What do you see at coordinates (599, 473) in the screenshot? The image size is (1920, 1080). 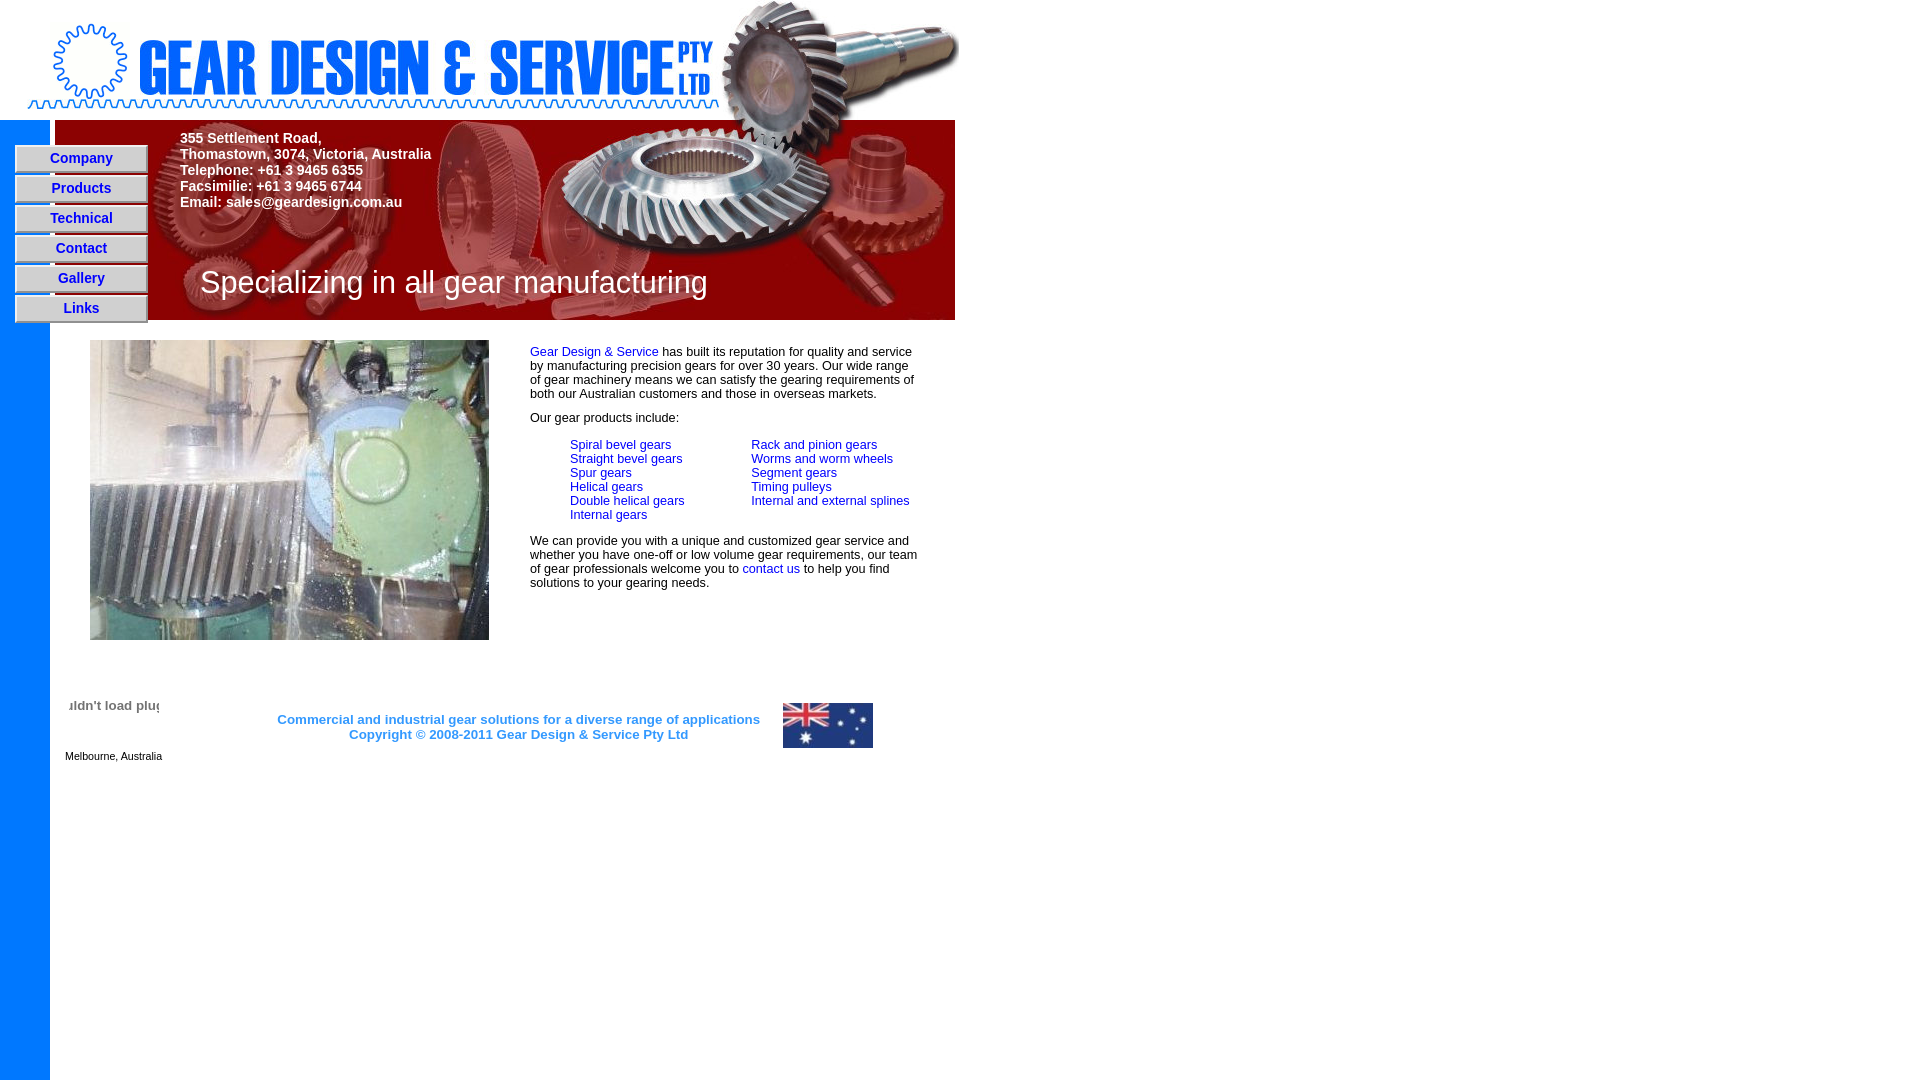 I see `'Spur gears'` at bounding box center [599, 473].